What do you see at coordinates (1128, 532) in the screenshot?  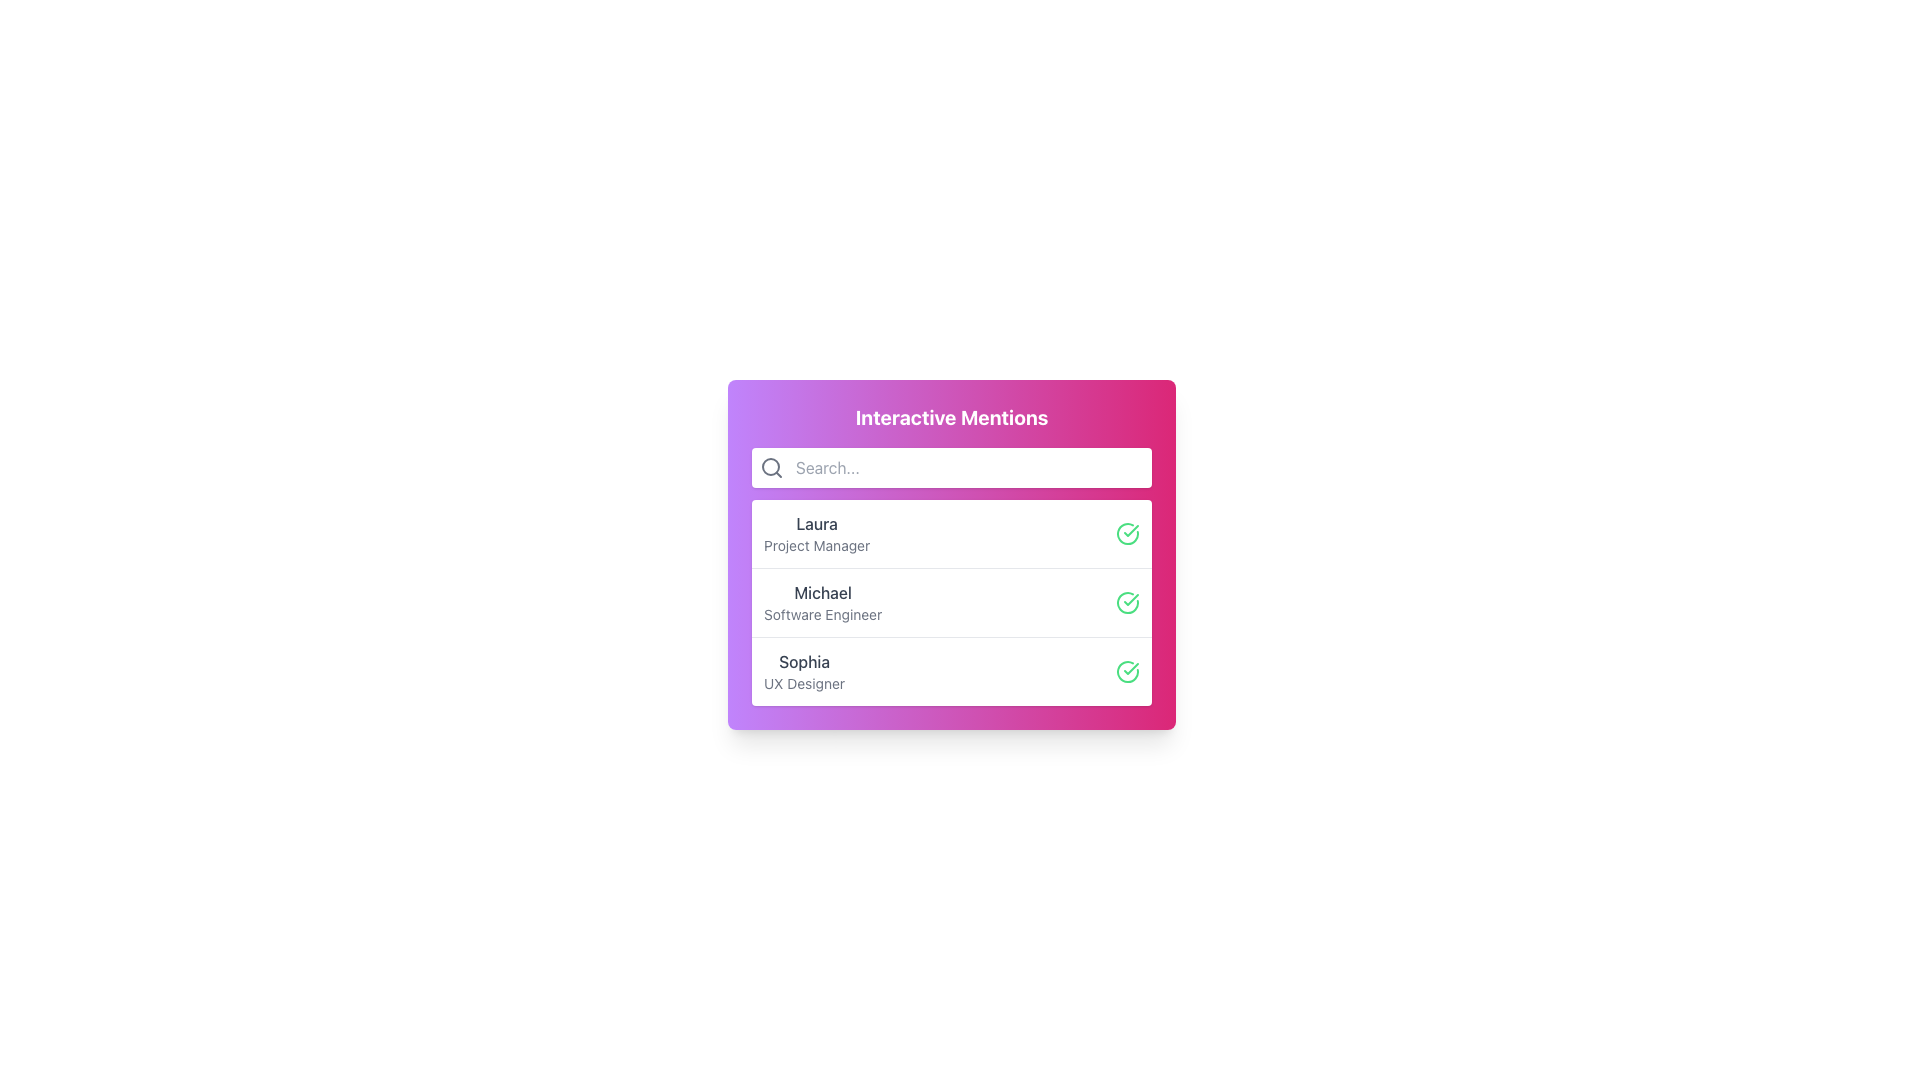 I see `the acknowledgment icon` at bounding box center [1128, 532].